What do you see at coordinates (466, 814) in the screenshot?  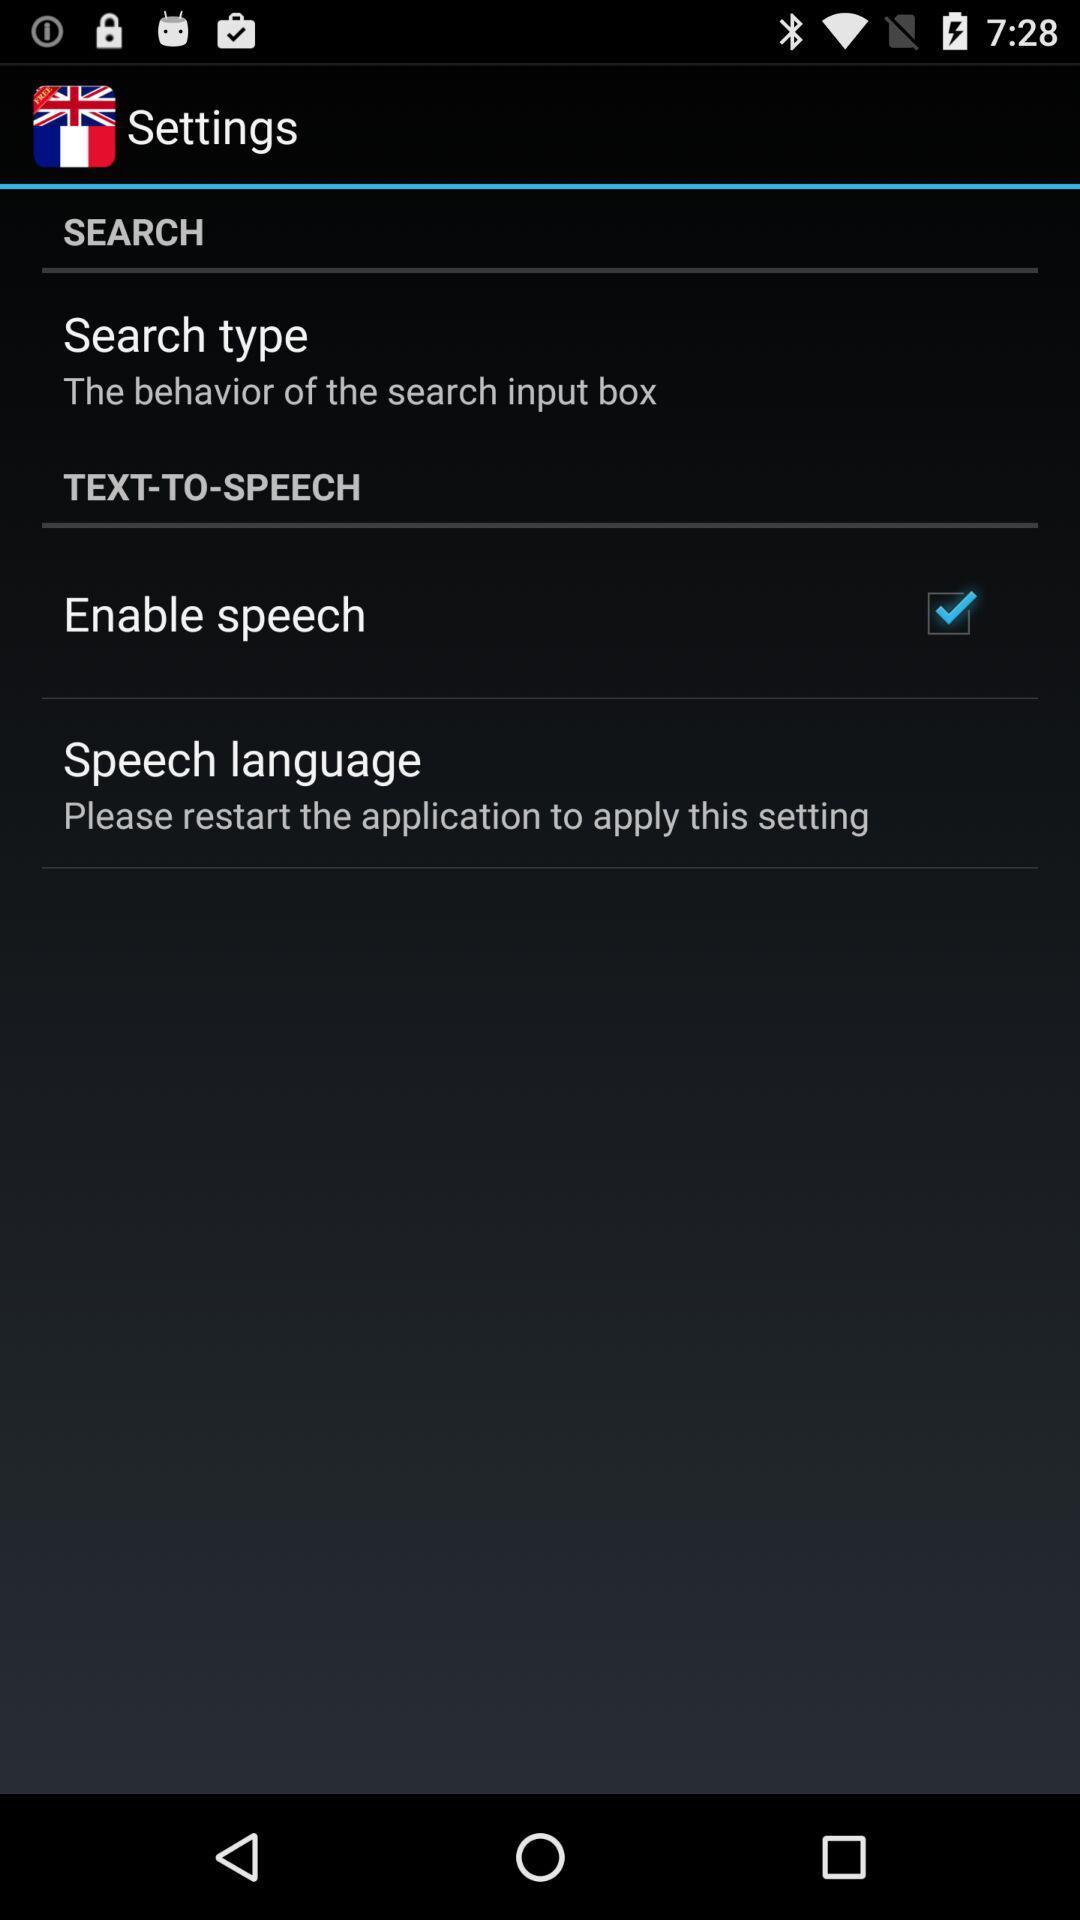 I see `the please restart the app` at bounding box center [466, 814].